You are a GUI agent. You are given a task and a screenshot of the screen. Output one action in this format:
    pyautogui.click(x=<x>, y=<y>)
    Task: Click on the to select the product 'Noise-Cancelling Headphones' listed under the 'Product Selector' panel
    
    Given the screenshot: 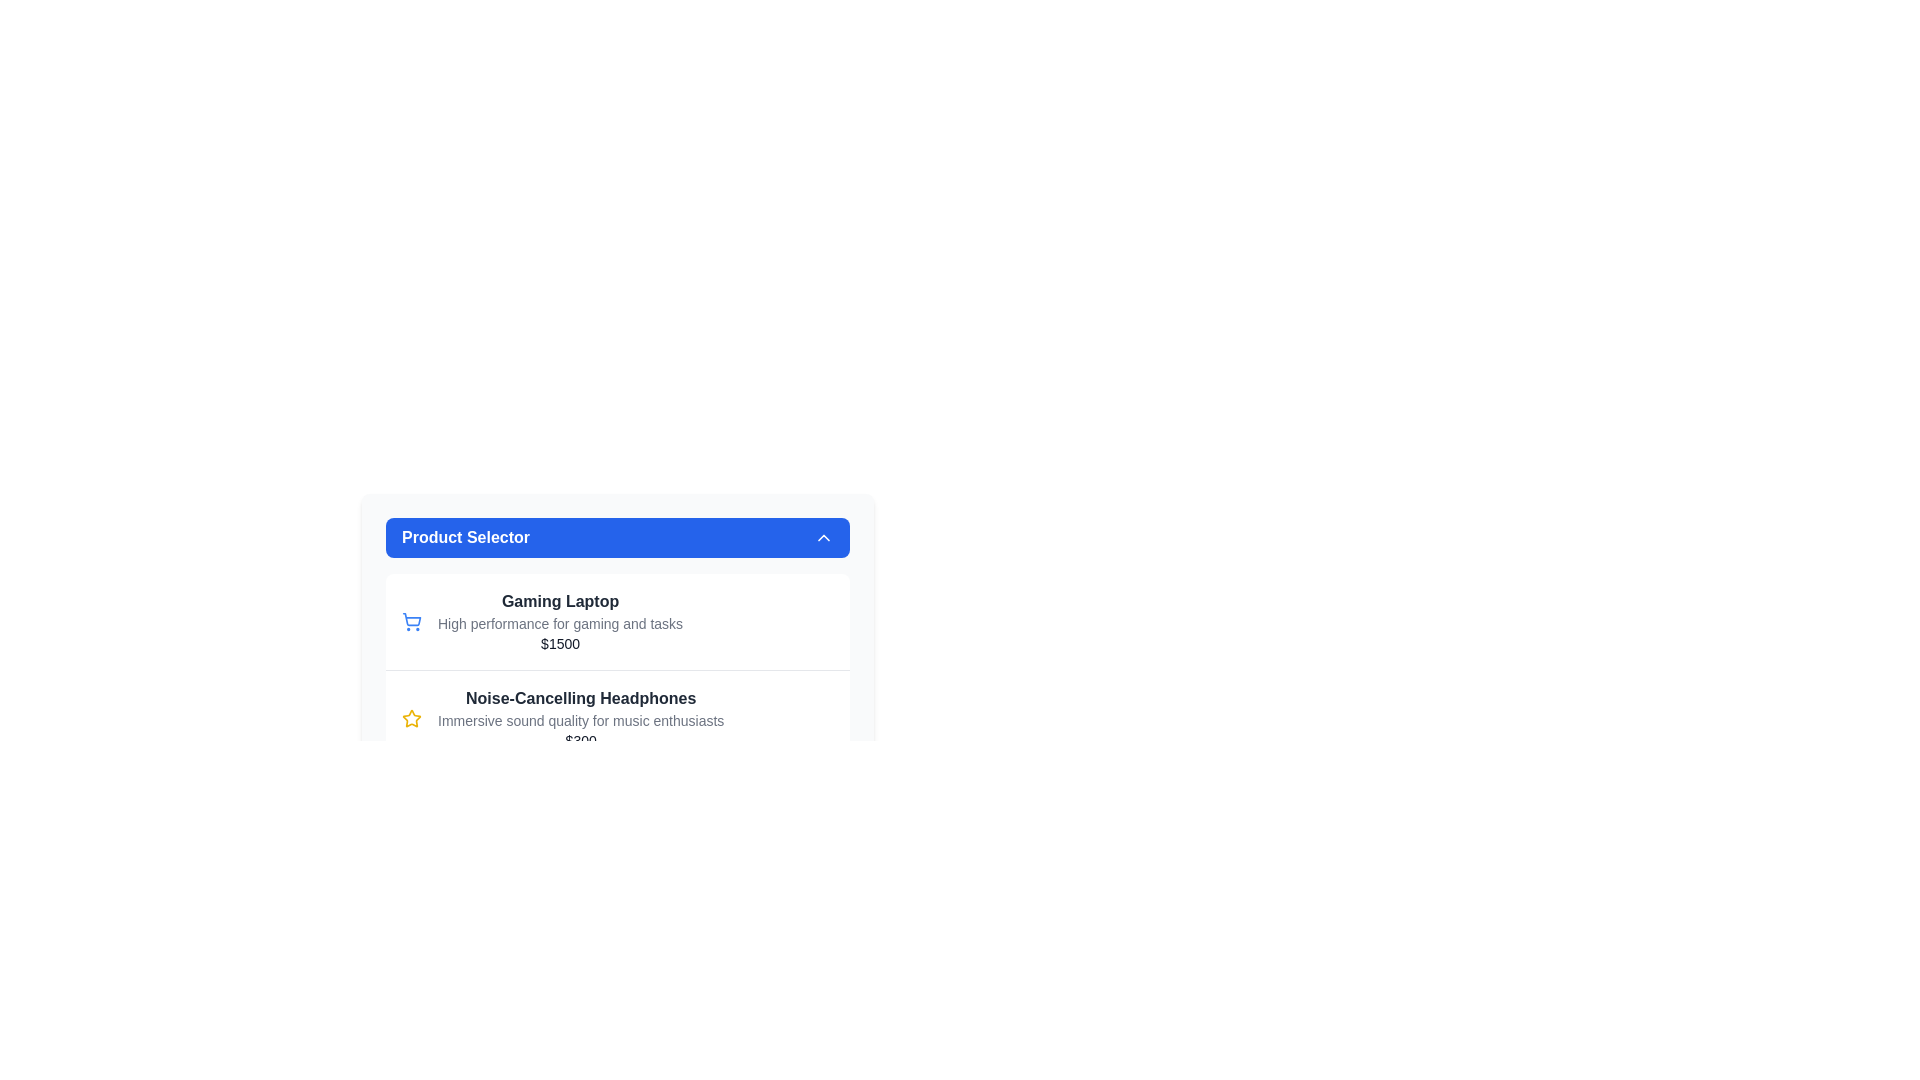 What is the action you would take?
    pyautogui.click(x=617, y=689)
    